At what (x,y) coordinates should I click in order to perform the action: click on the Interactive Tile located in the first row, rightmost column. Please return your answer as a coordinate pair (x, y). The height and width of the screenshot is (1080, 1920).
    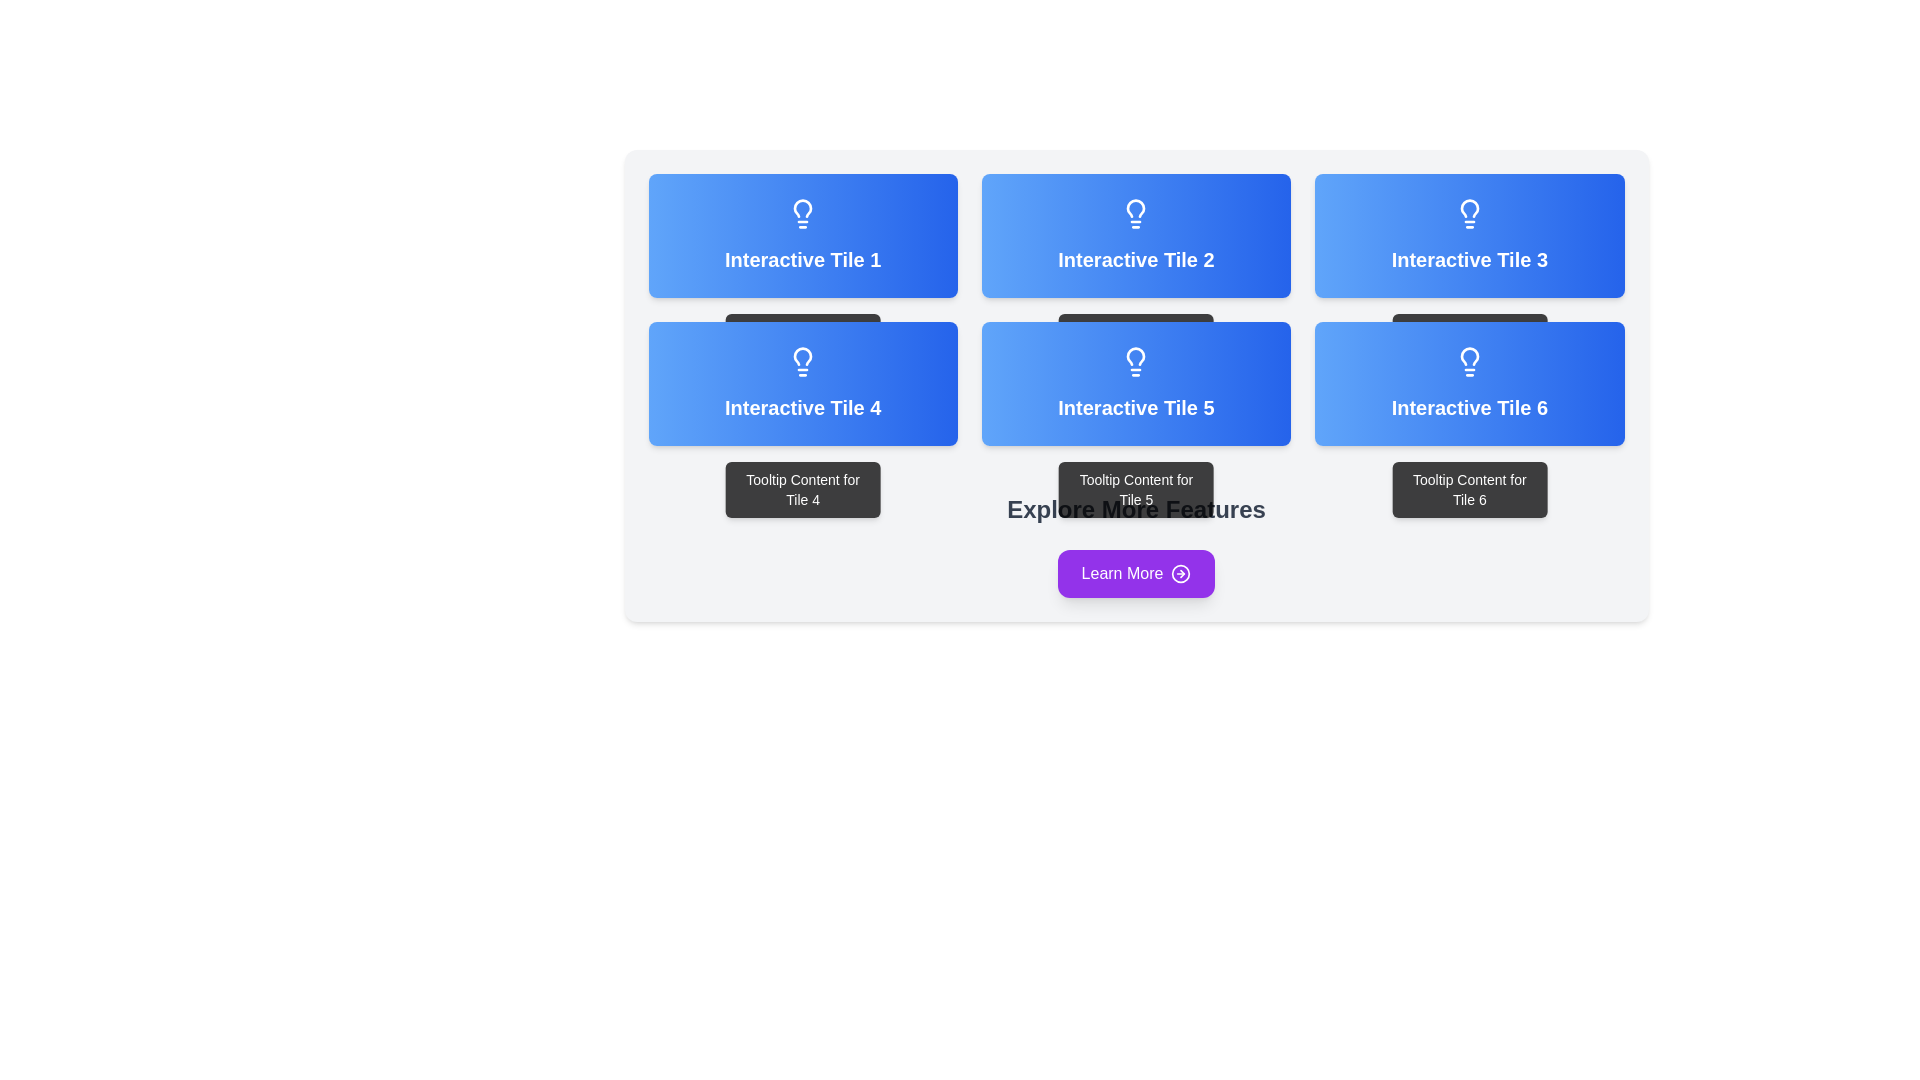
    Looking at the image, I should click on (1469, 234).